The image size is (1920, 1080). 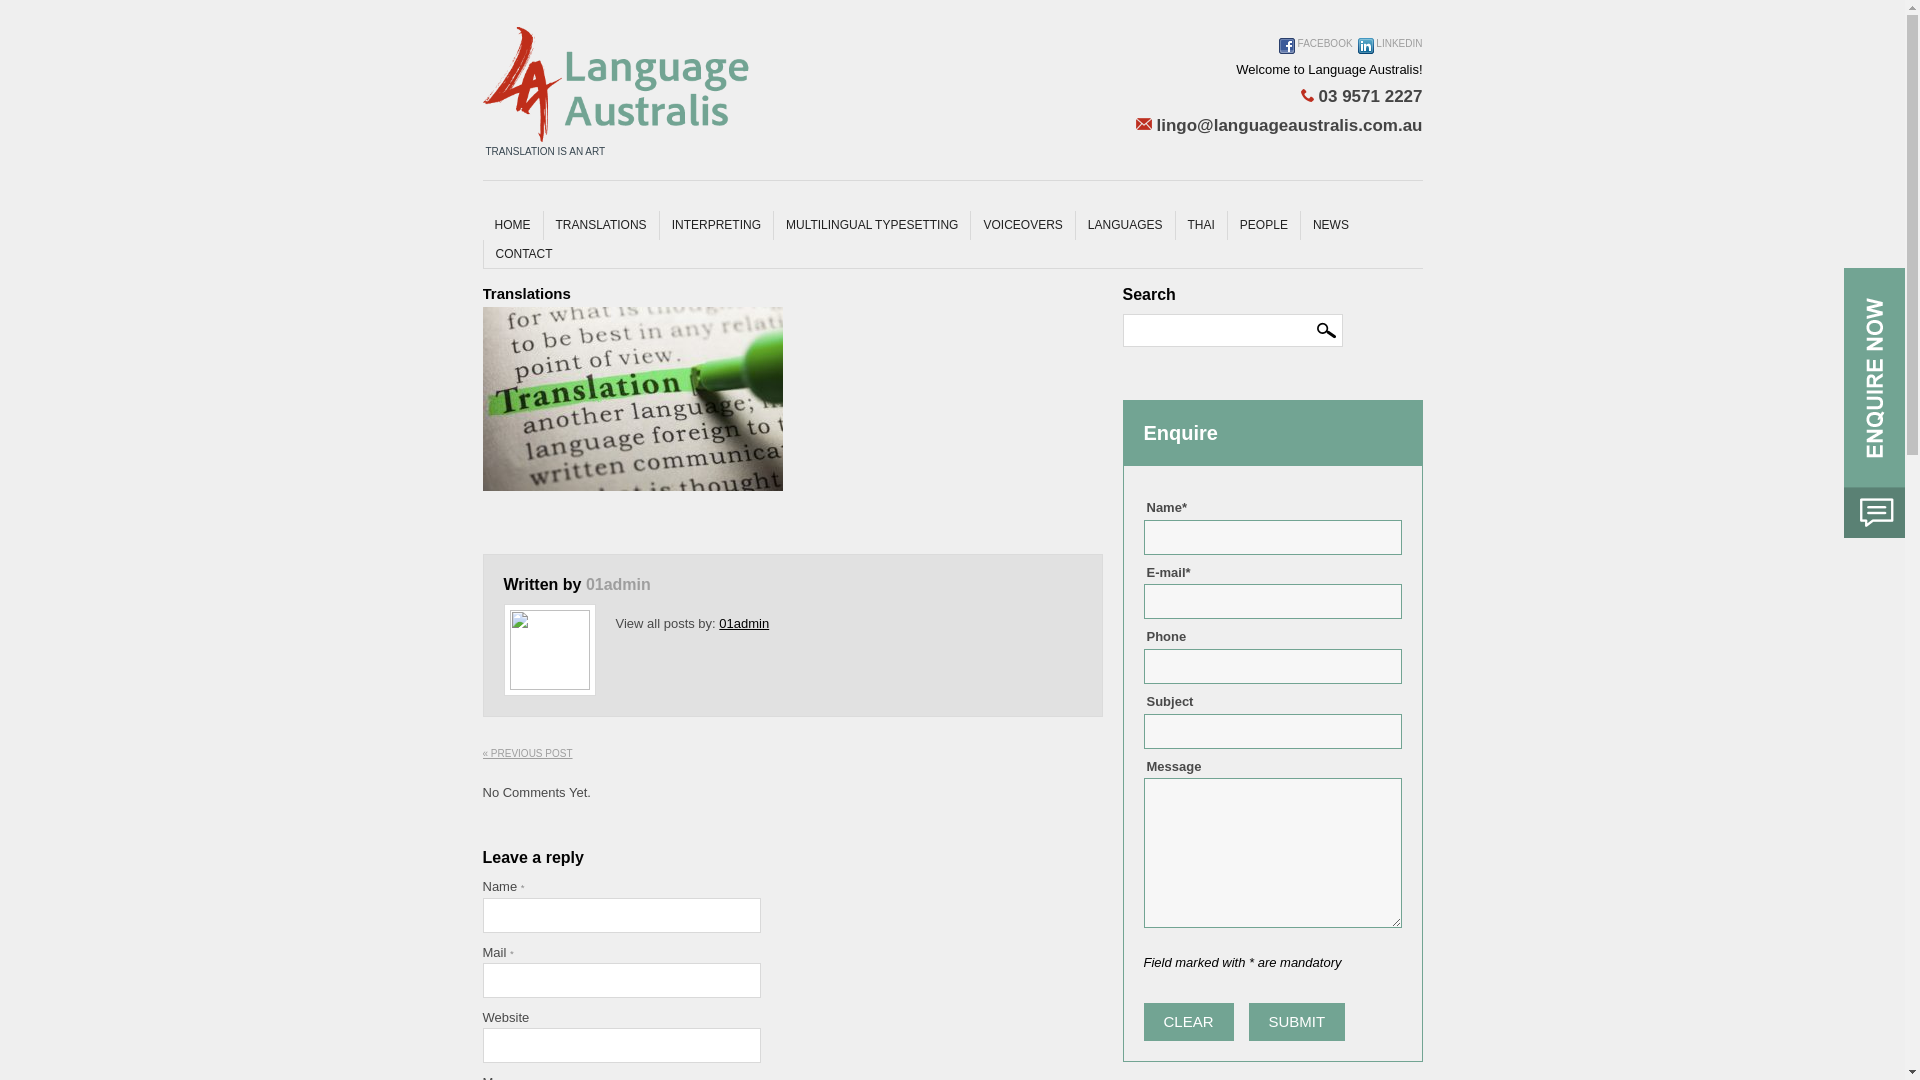 What do you see at coordinates (1200, 225) in the screenshot?
I see `'THAI'` at bounding box center [1200, 225].